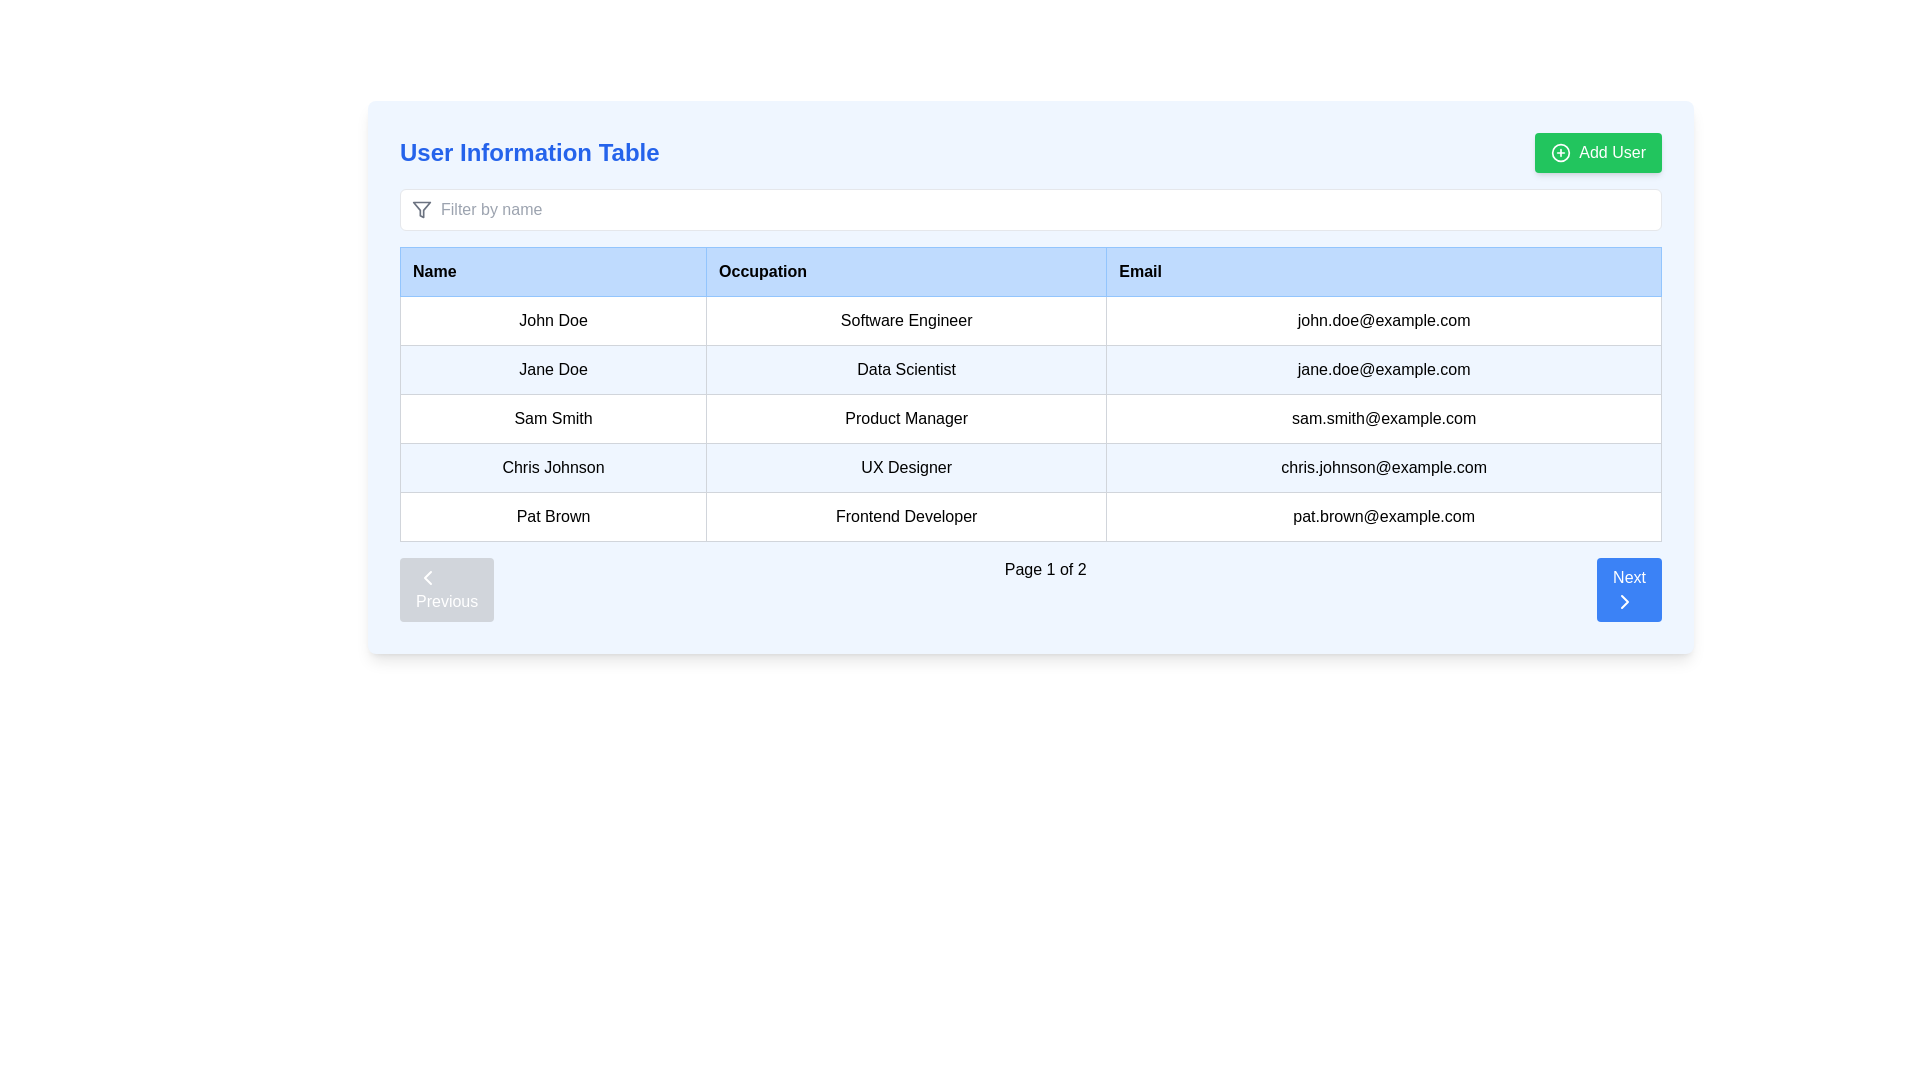 The height and width of the screenshot is (1080, 1920). What do you see at coordinates (905, 319) in the screenshot?
I see `the text label displaying the job title of John Doe in the second column of the first row of the table under the 'Occupation' header` at bounding box center [905, 319].